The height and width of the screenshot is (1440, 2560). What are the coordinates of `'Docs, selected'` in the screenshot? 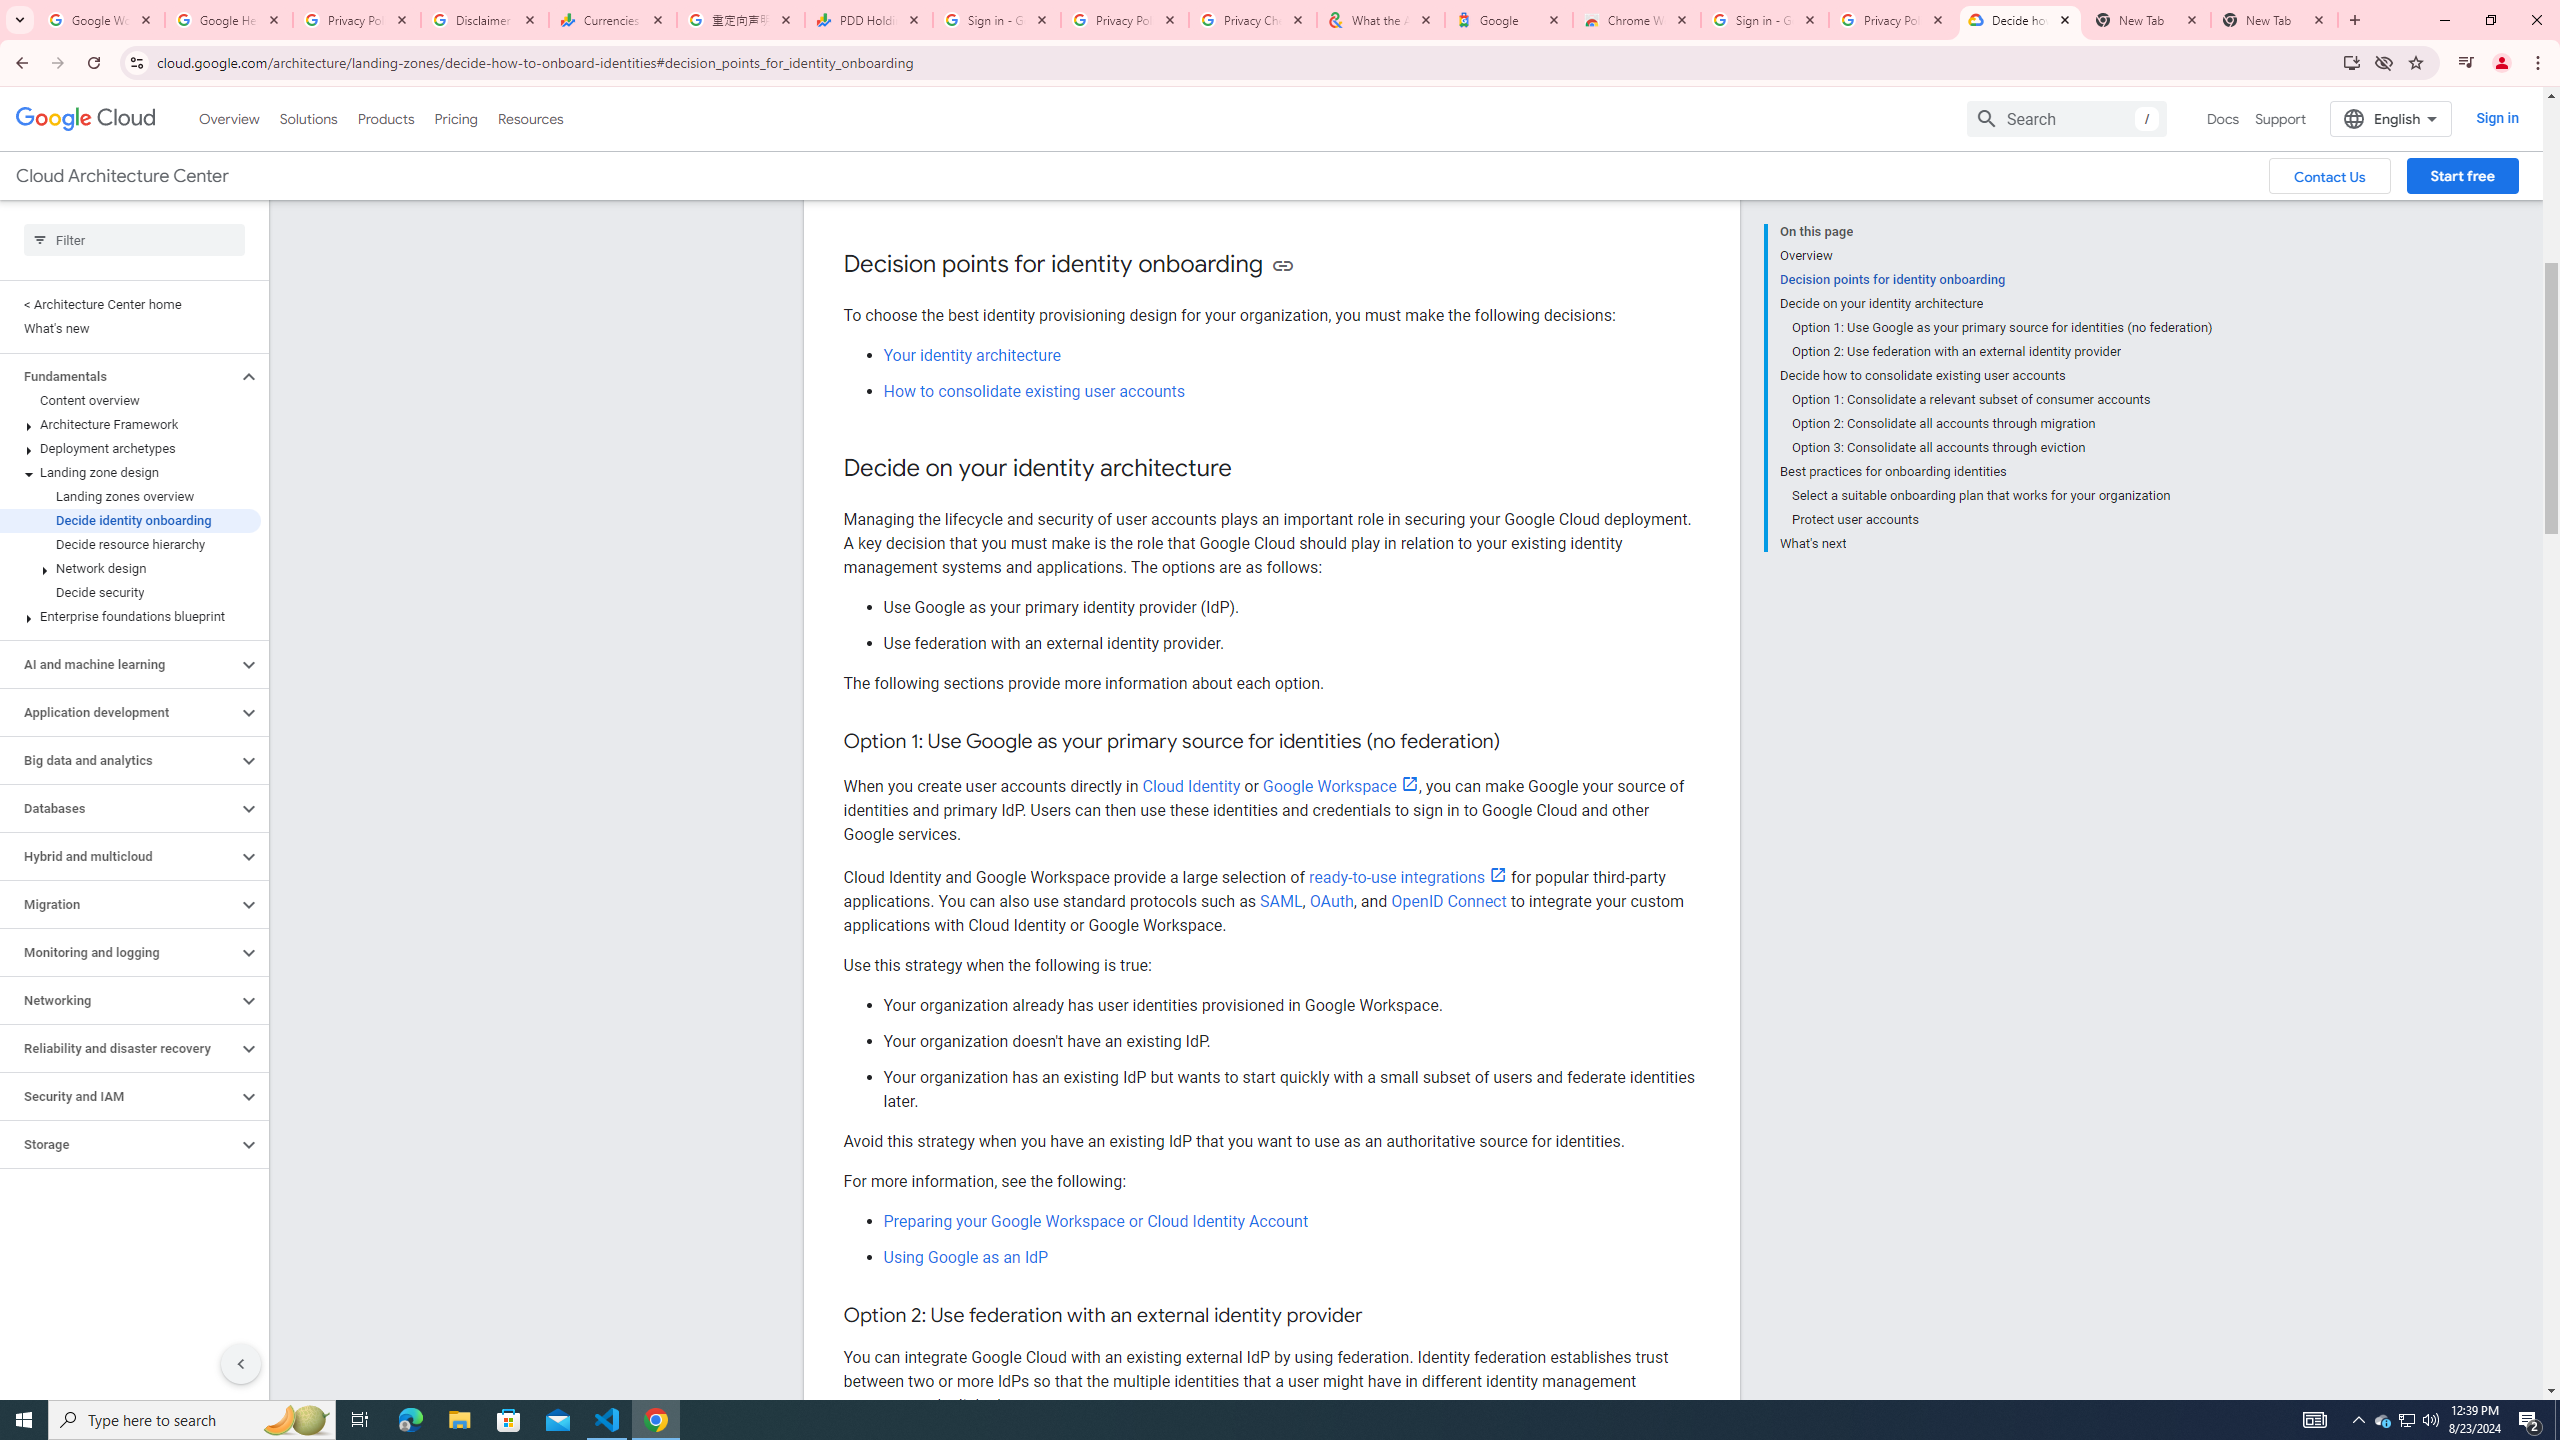 It's located at (2222, 118).